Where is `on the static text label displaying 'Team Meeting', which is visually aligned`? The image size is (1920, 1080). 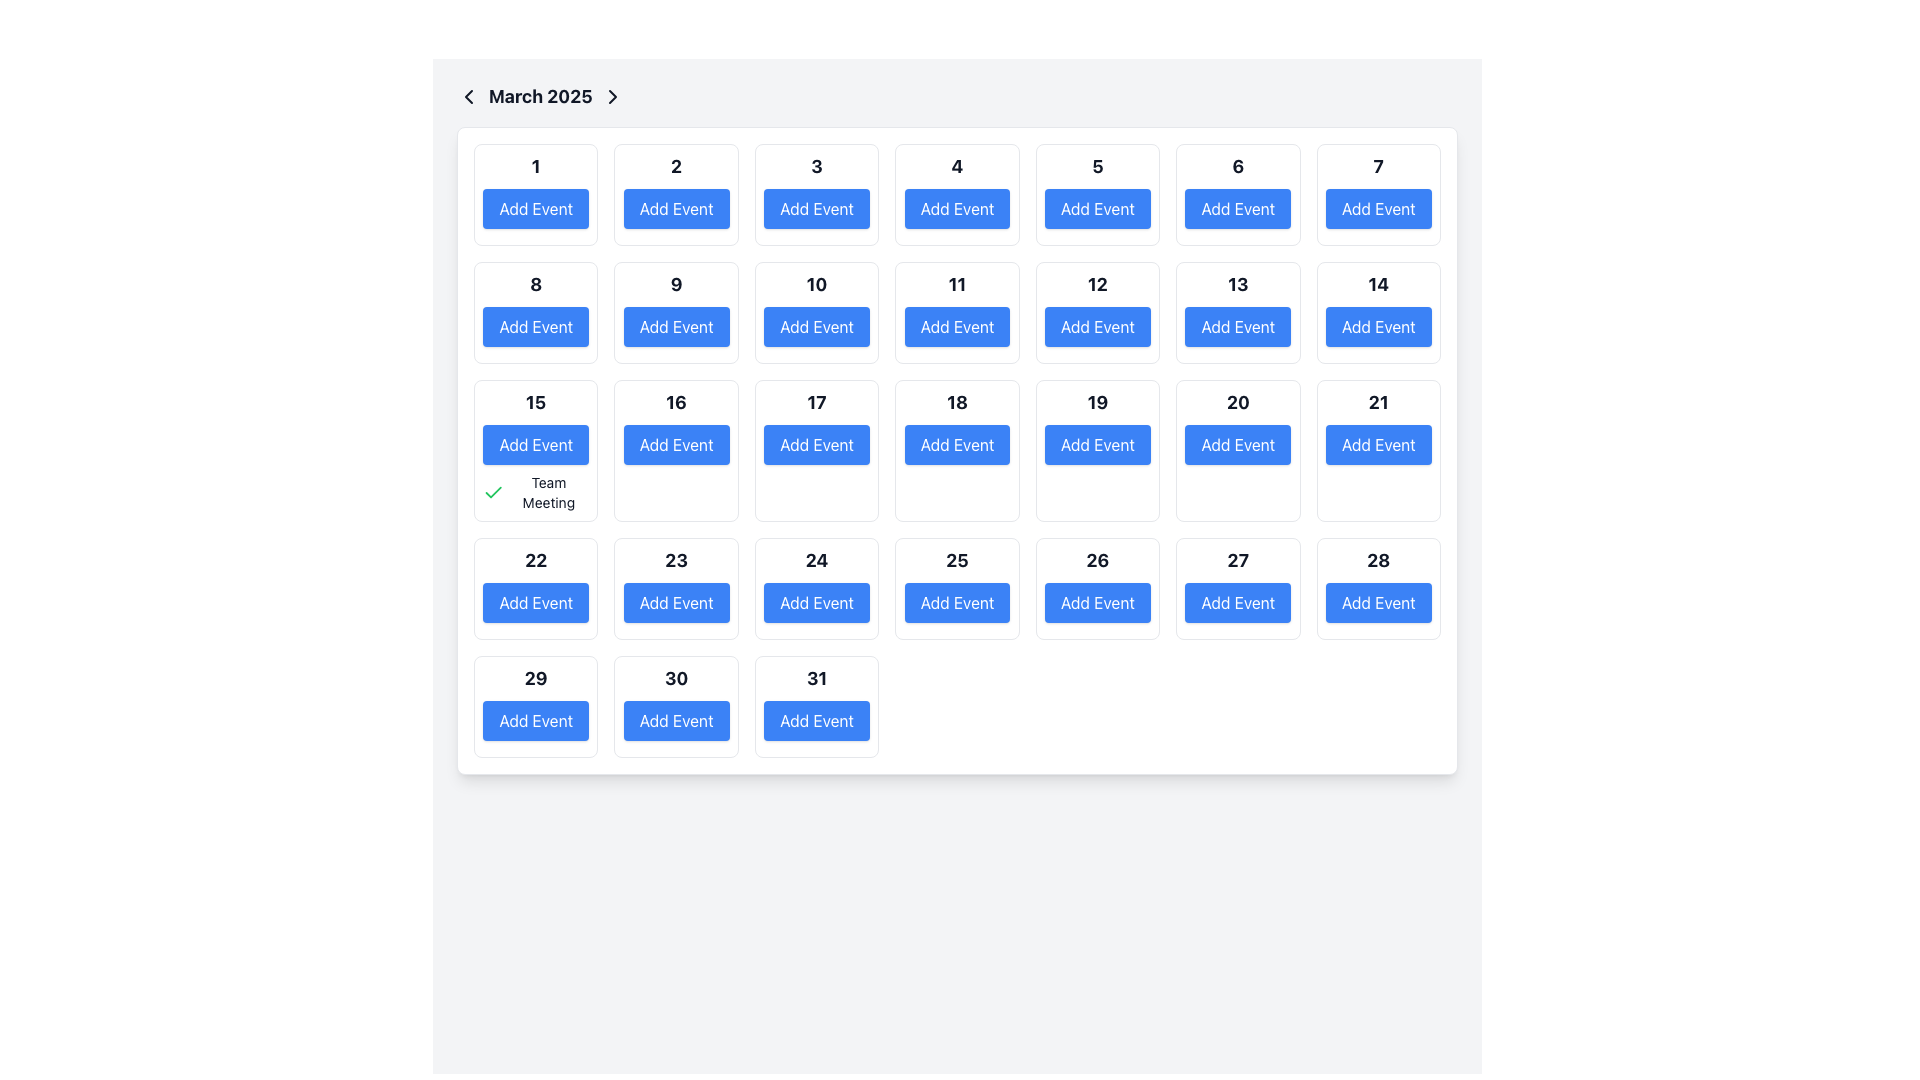 on the static text label displaying 'Team Meeting', which is visually aligned is located at coordinates (548, 493).